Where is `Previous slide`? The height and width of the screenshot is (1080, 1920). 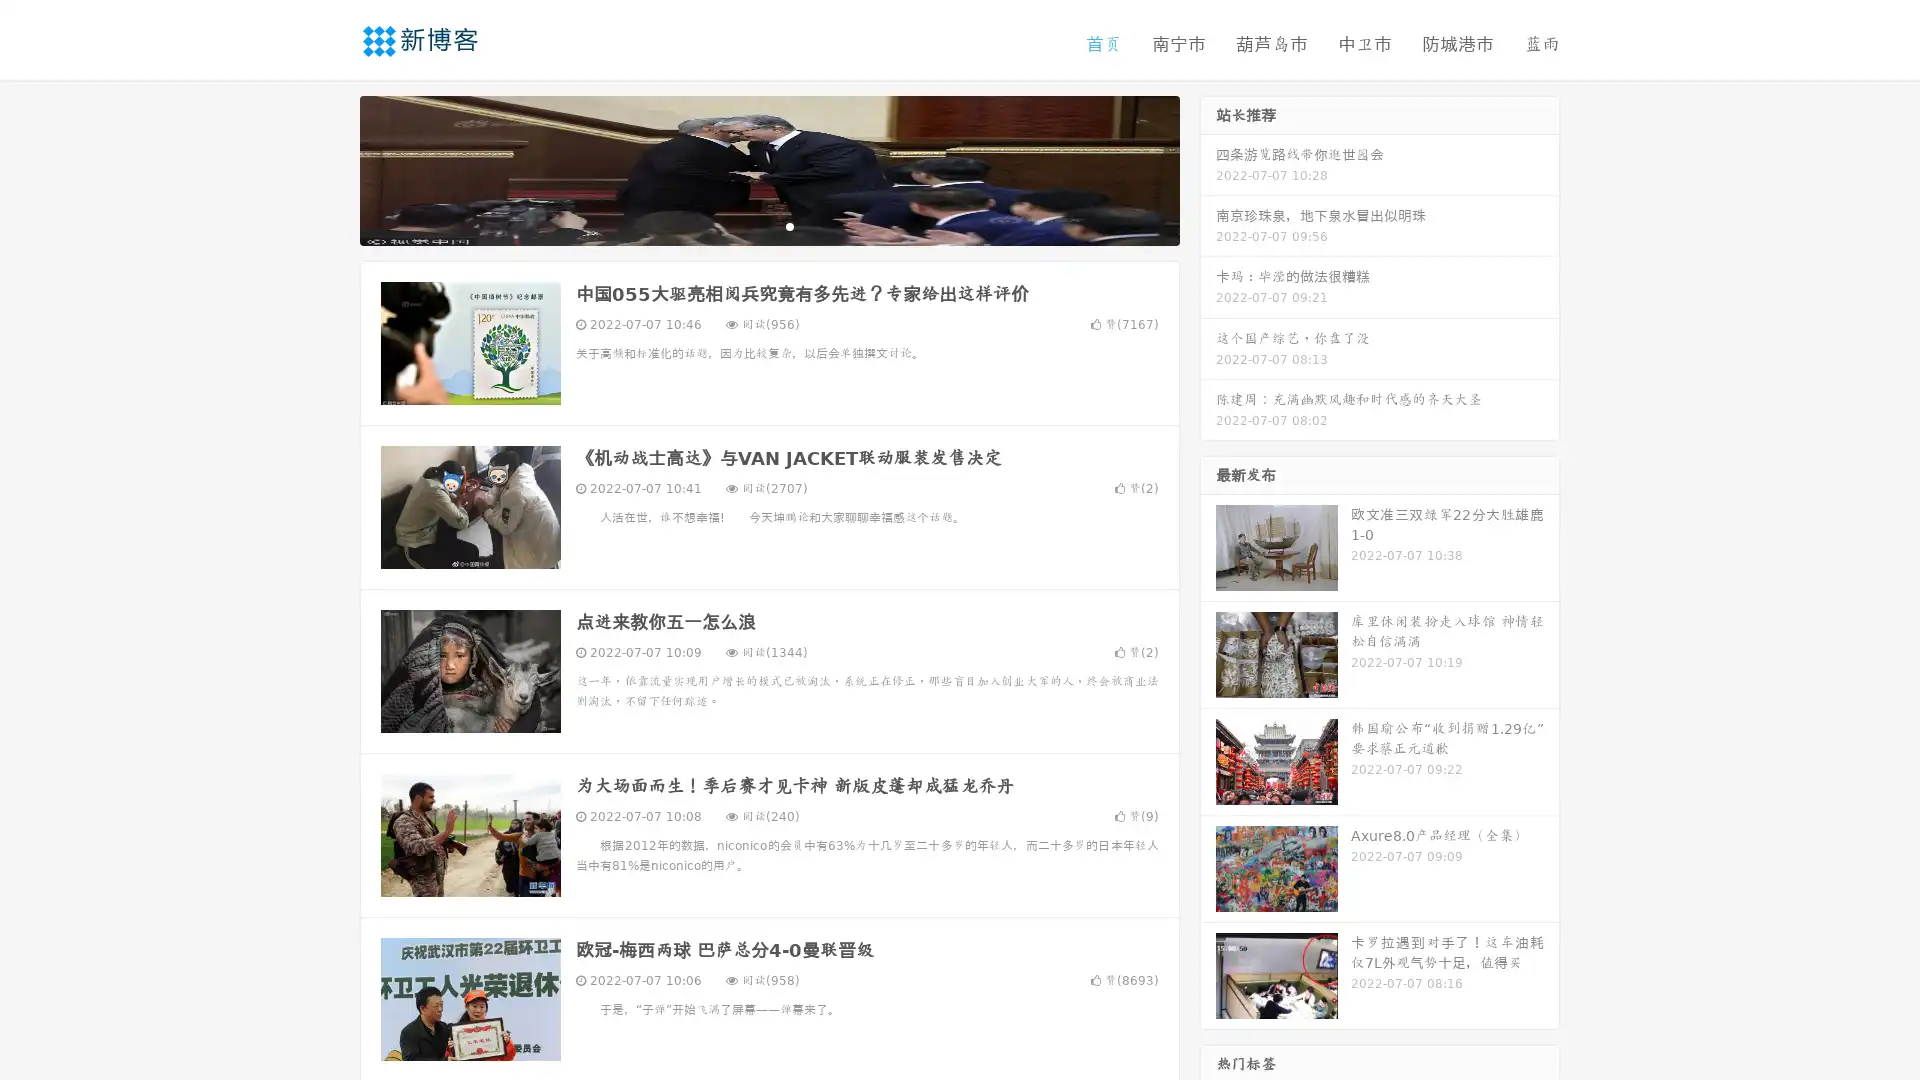 Previous slide is located at coordinates (330, 168).